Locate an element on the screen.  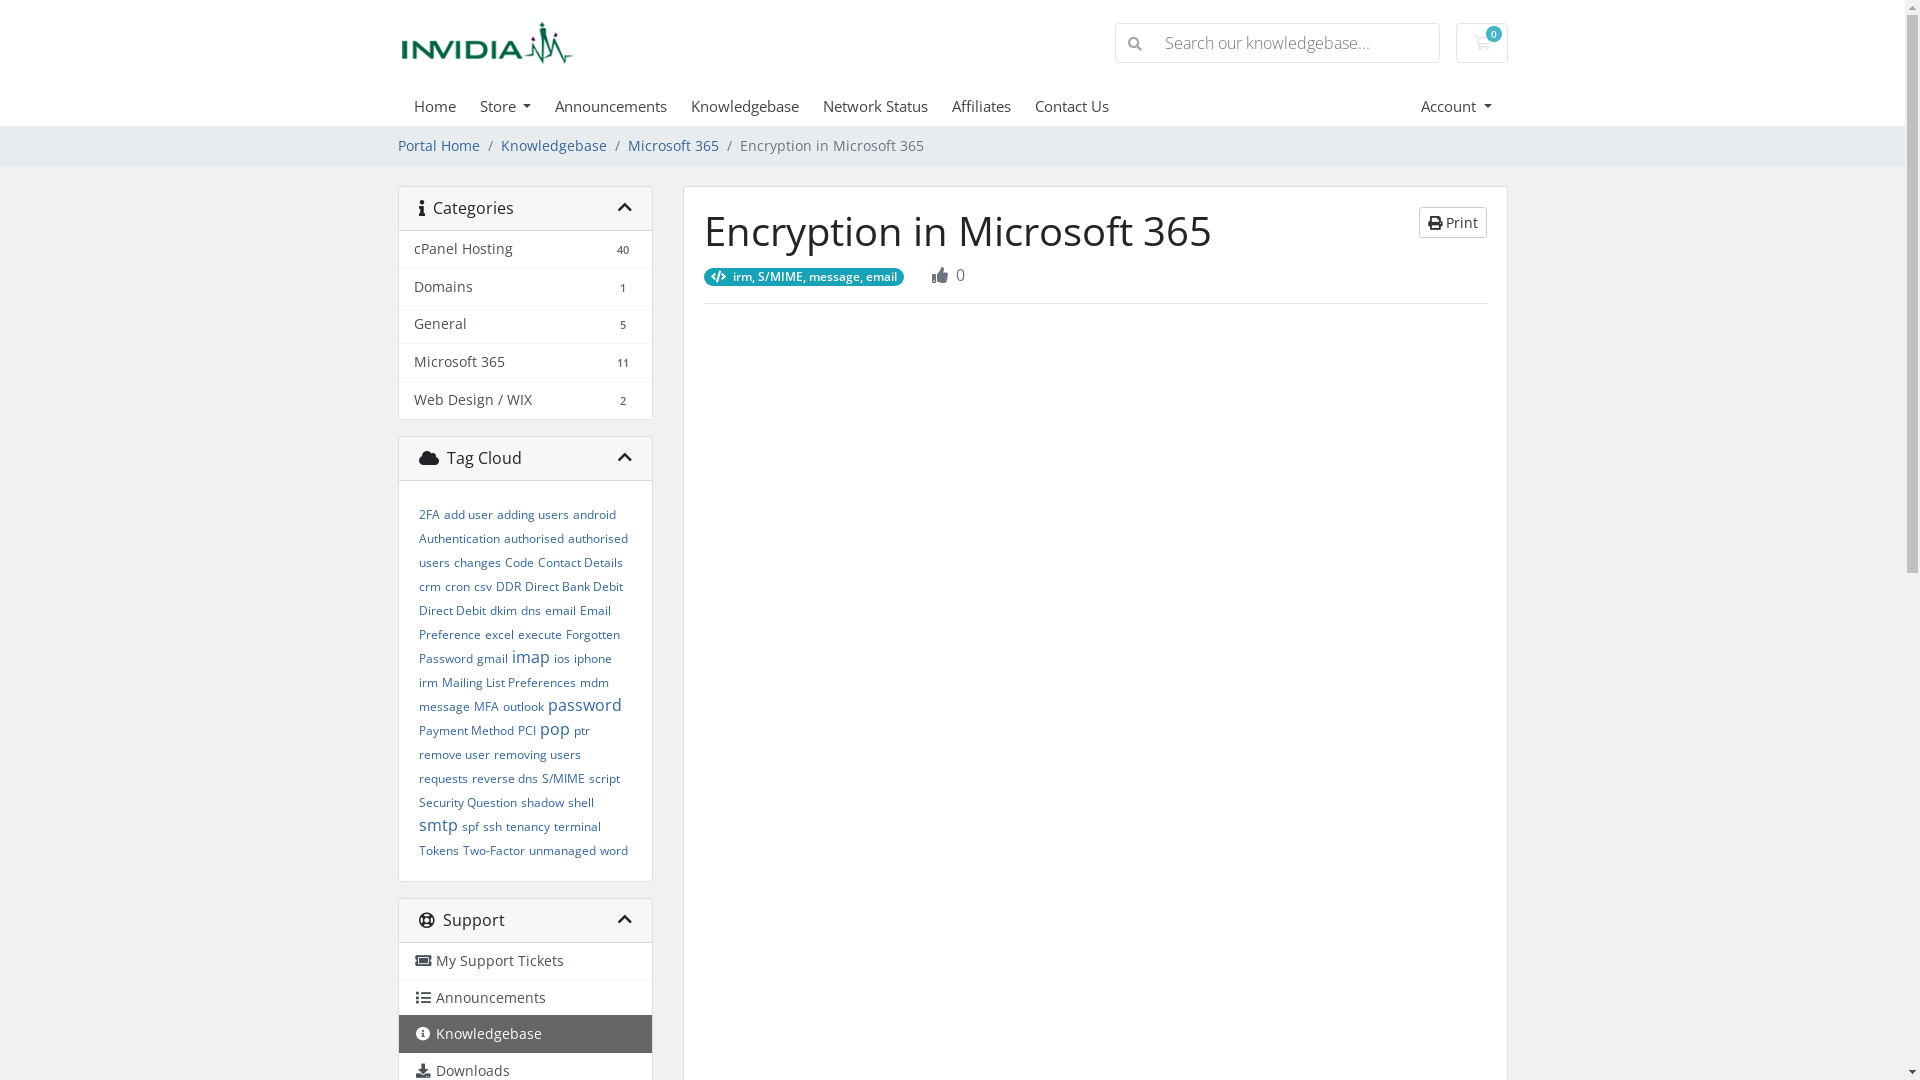
'reverse dns' is located at coordinates (504, 777).